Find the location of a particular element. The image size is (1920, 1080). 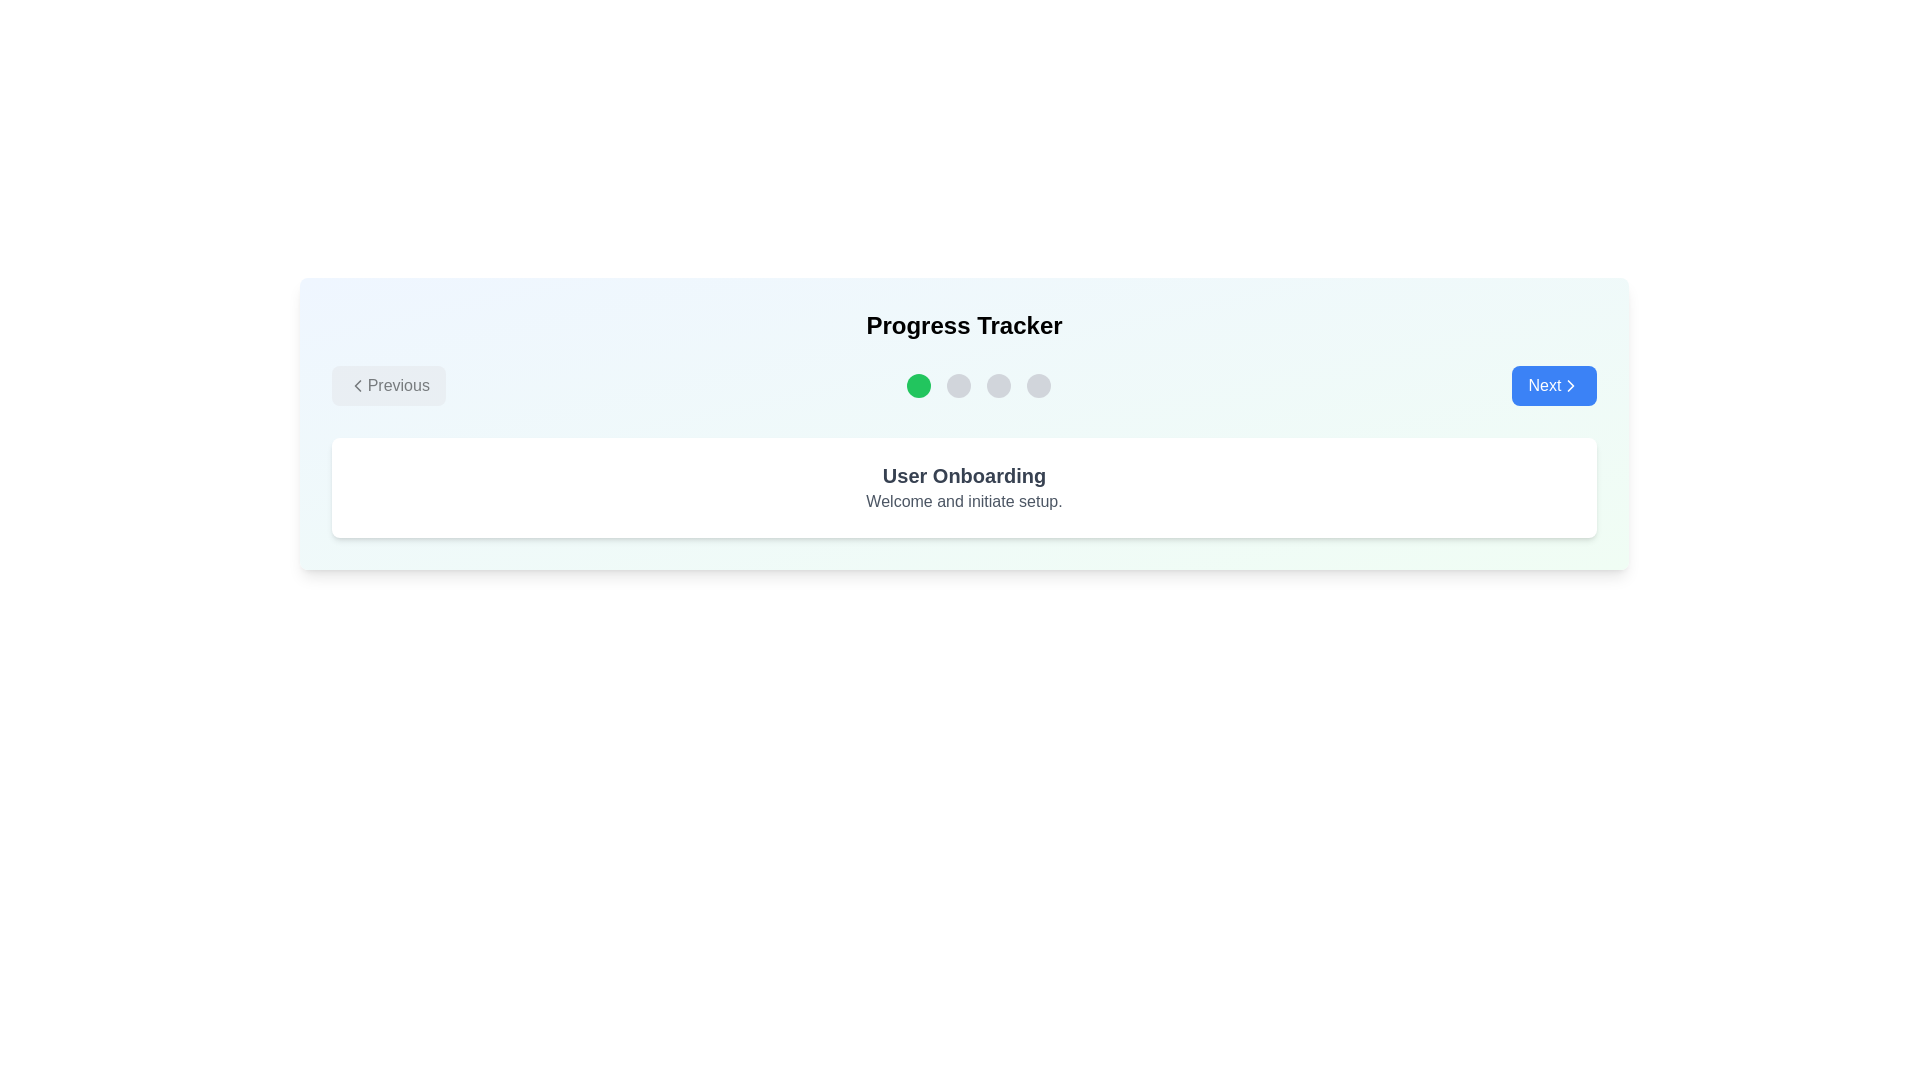

'Next' button to navigate to the next step is located at coordinates (1554, 385).